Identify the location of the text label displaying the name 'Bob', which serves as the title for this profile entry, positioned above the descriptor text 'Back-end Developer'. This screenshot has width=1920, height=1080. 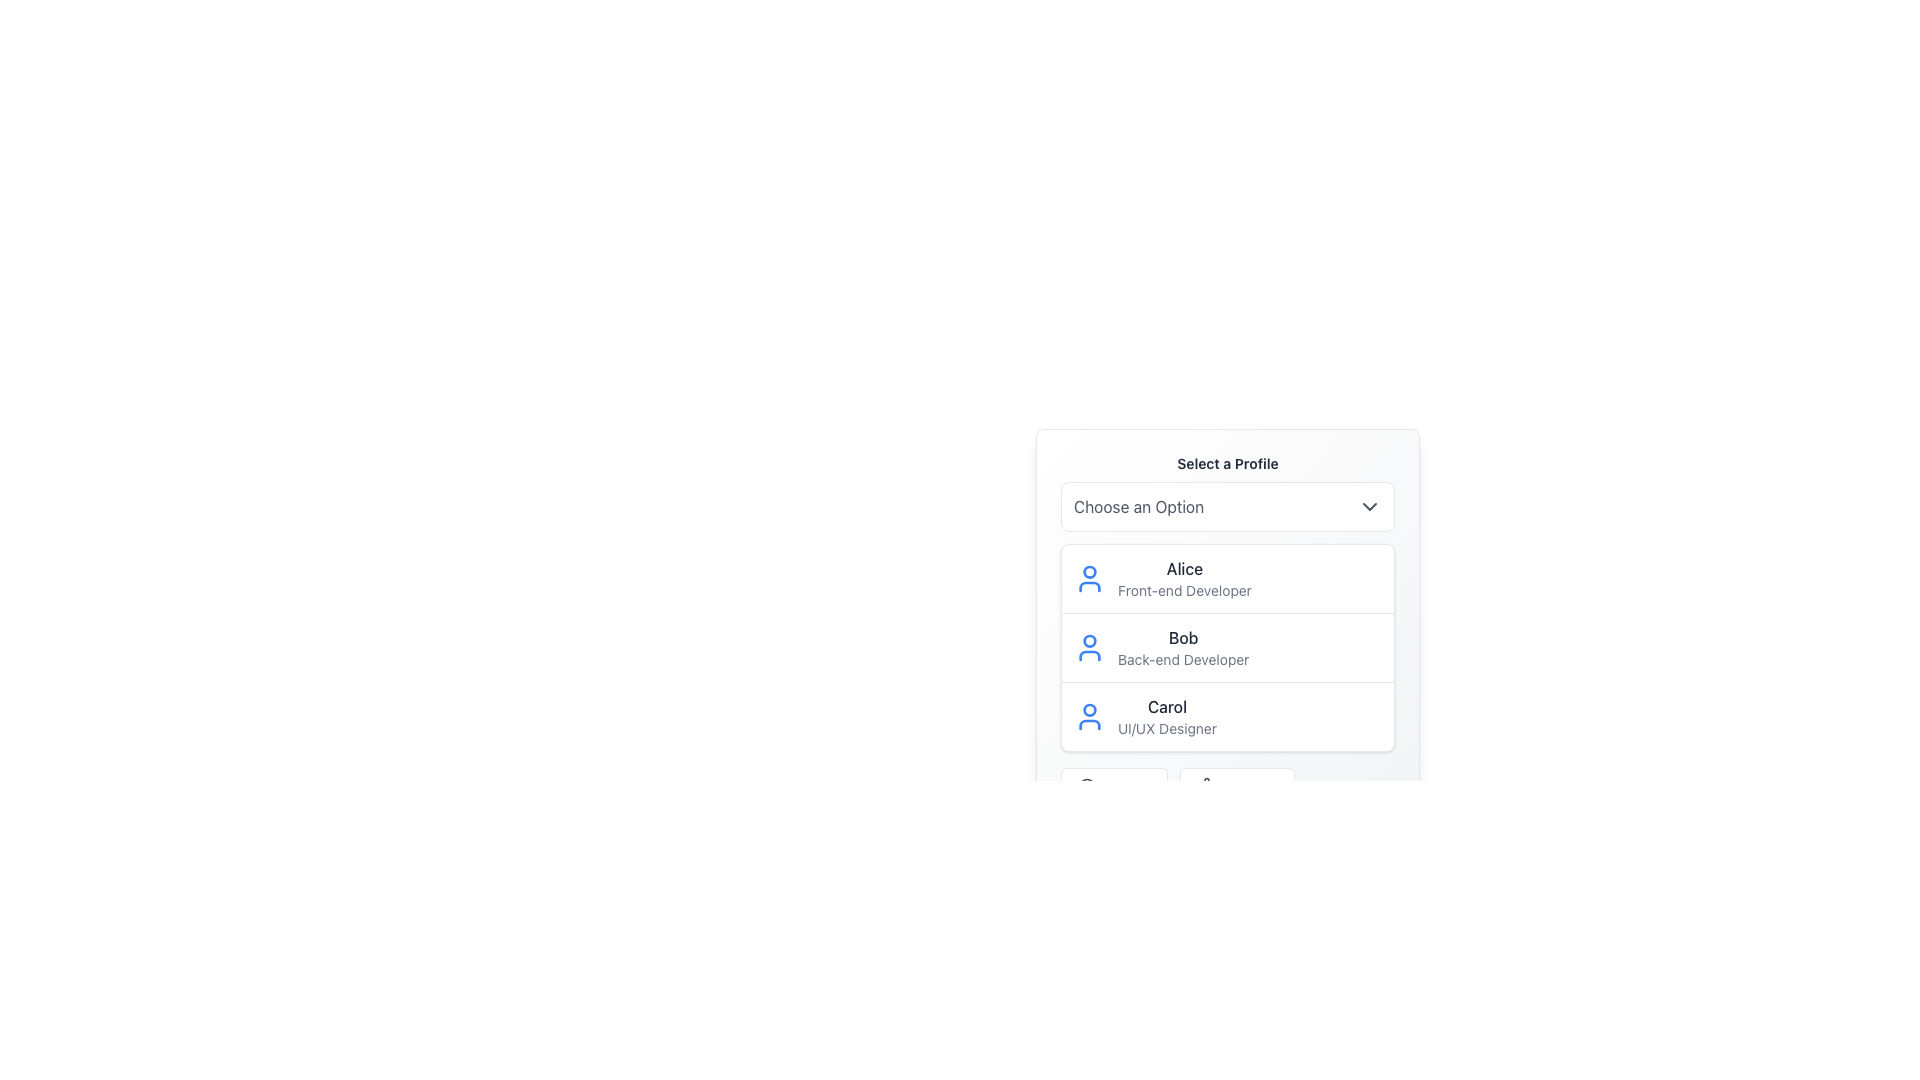
(1183, 637).